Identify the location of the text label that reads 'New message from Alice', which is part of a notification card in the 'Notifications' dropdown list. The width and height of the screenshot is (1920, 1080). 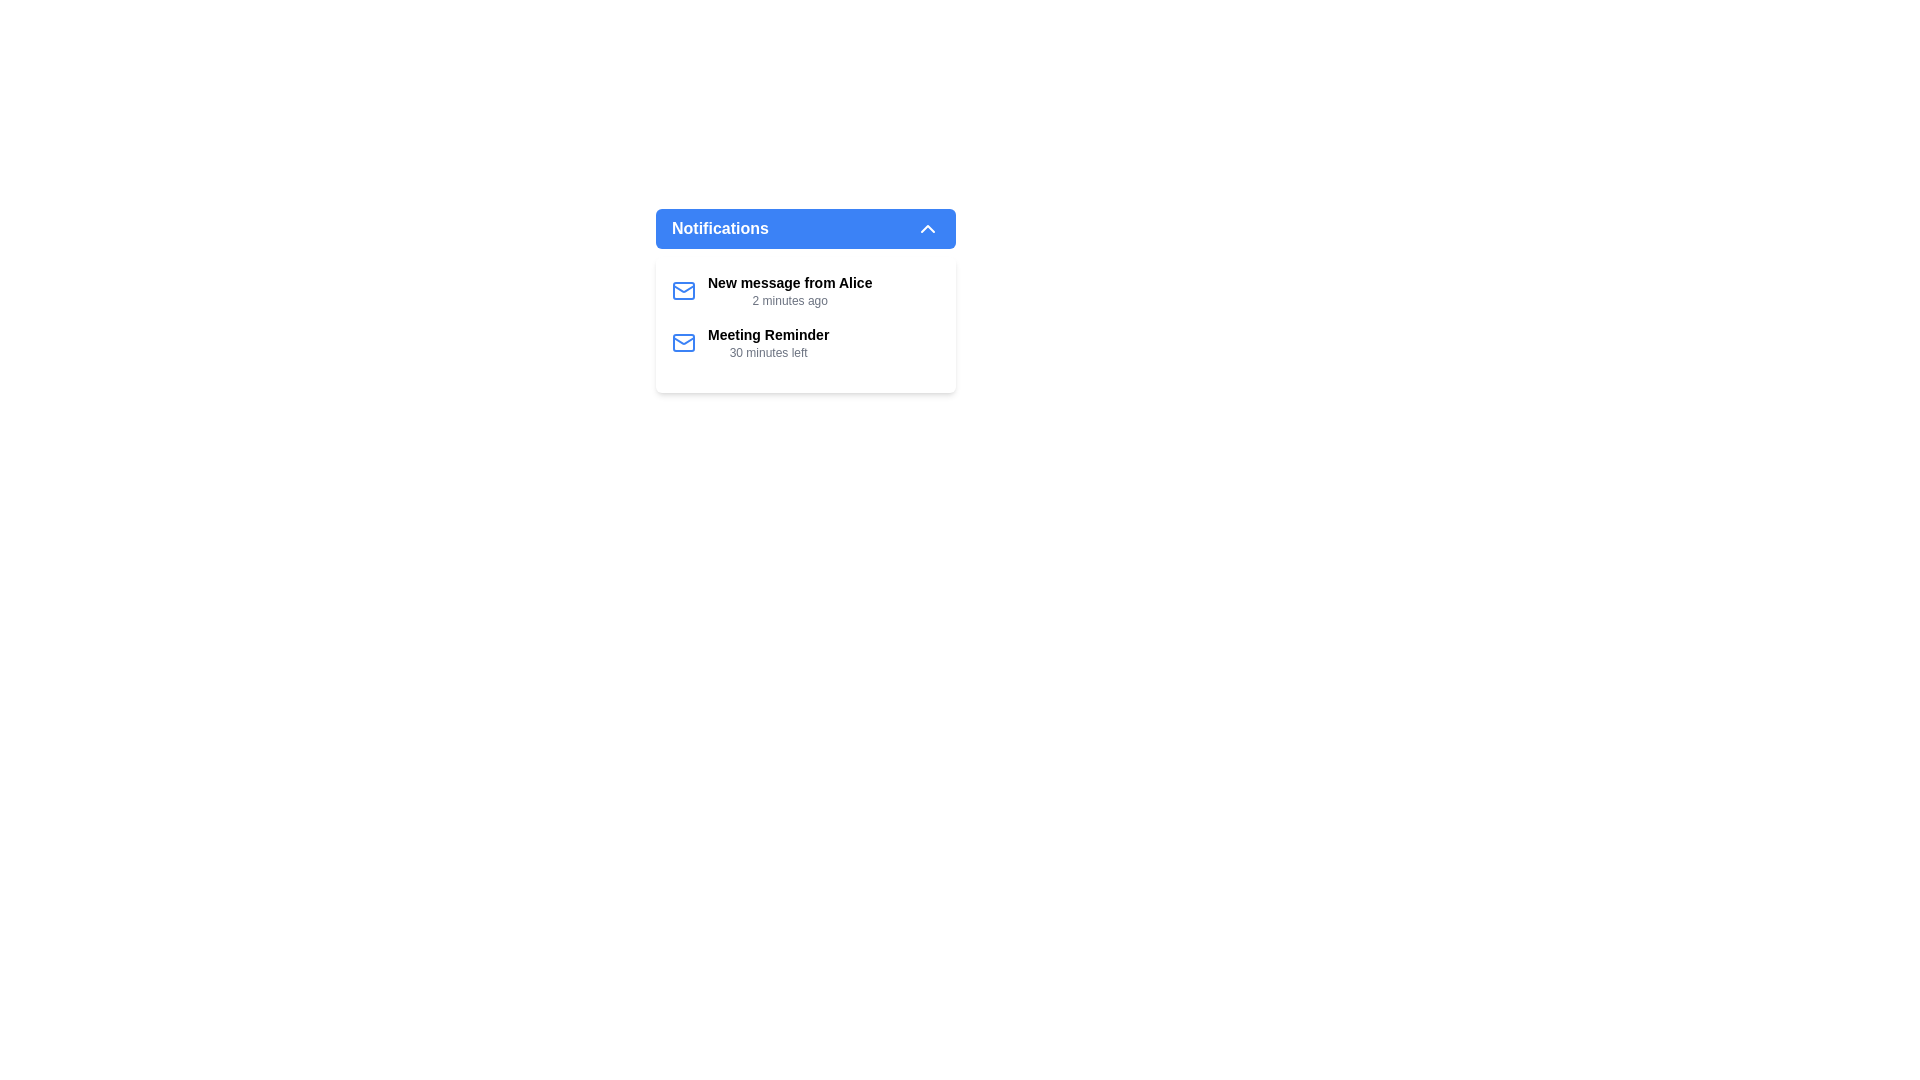
(789, 282).